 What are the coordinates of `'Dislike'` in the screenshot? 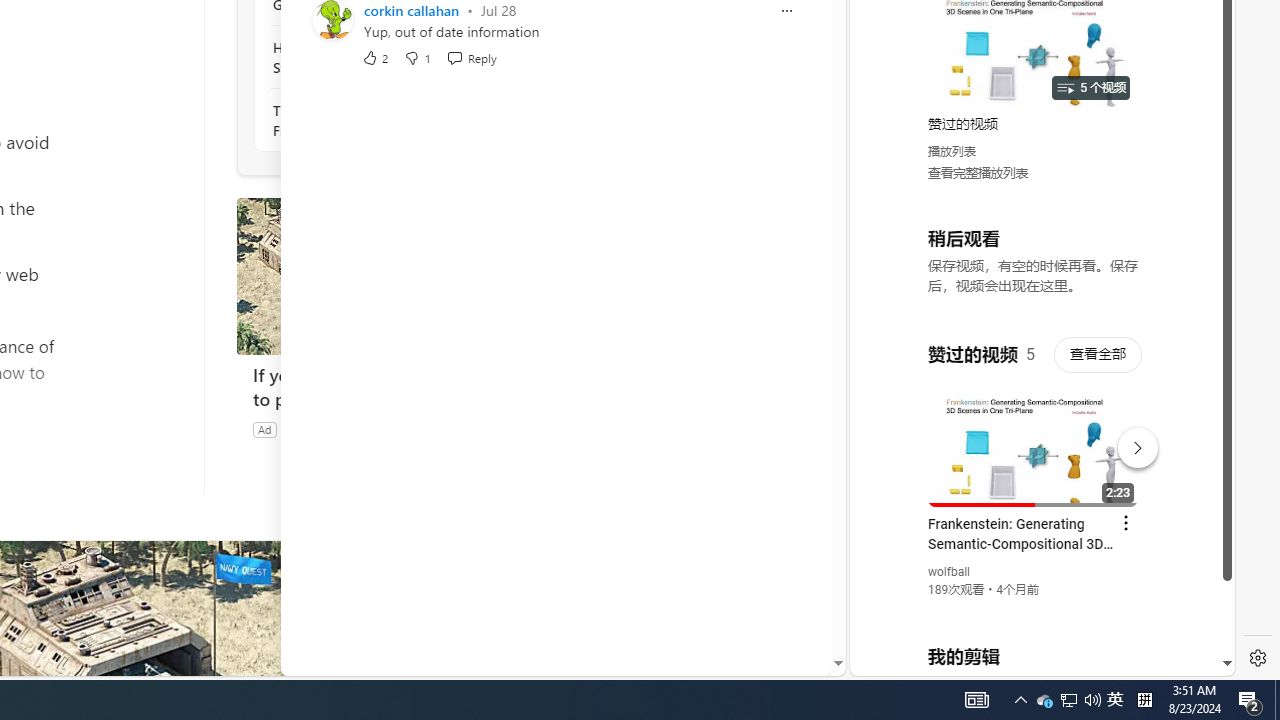 It's located at (416, 56).